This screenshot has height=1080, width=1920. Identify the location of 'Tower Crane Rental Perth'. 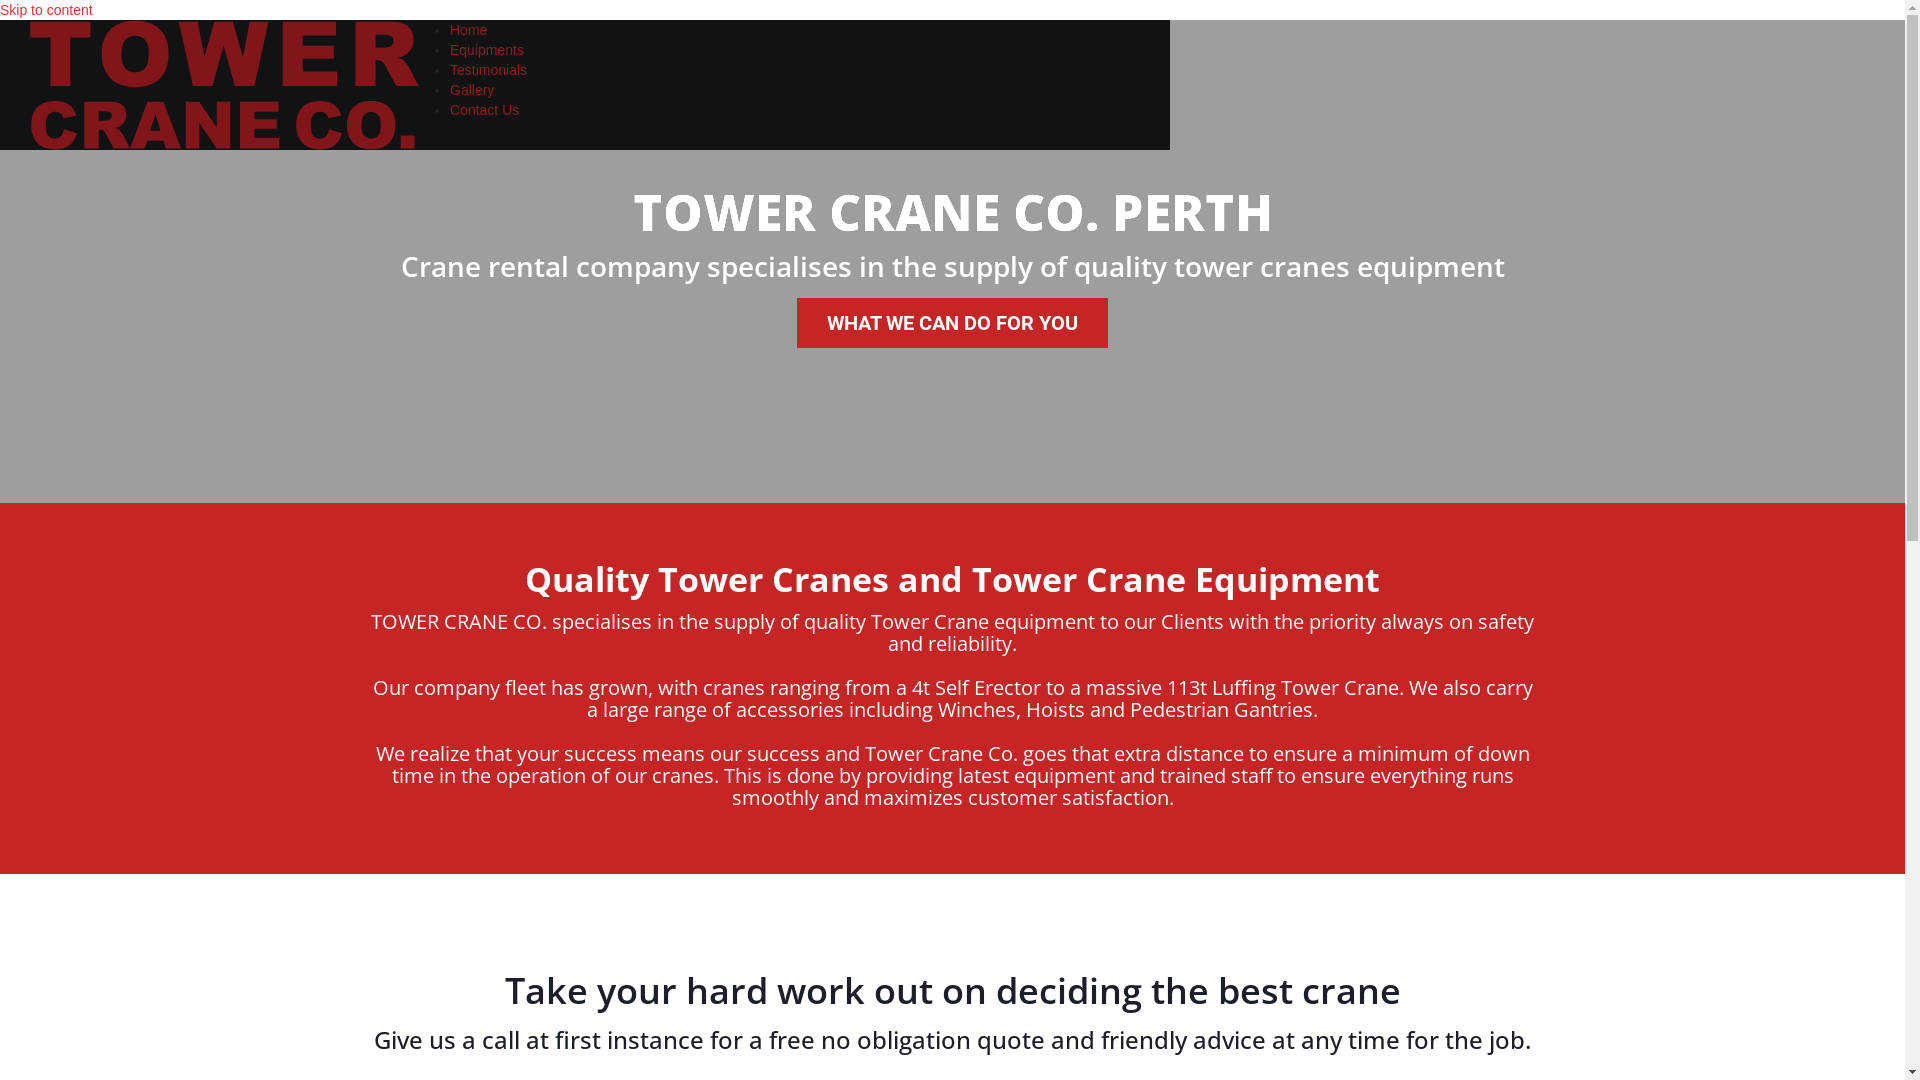
(29, 83).